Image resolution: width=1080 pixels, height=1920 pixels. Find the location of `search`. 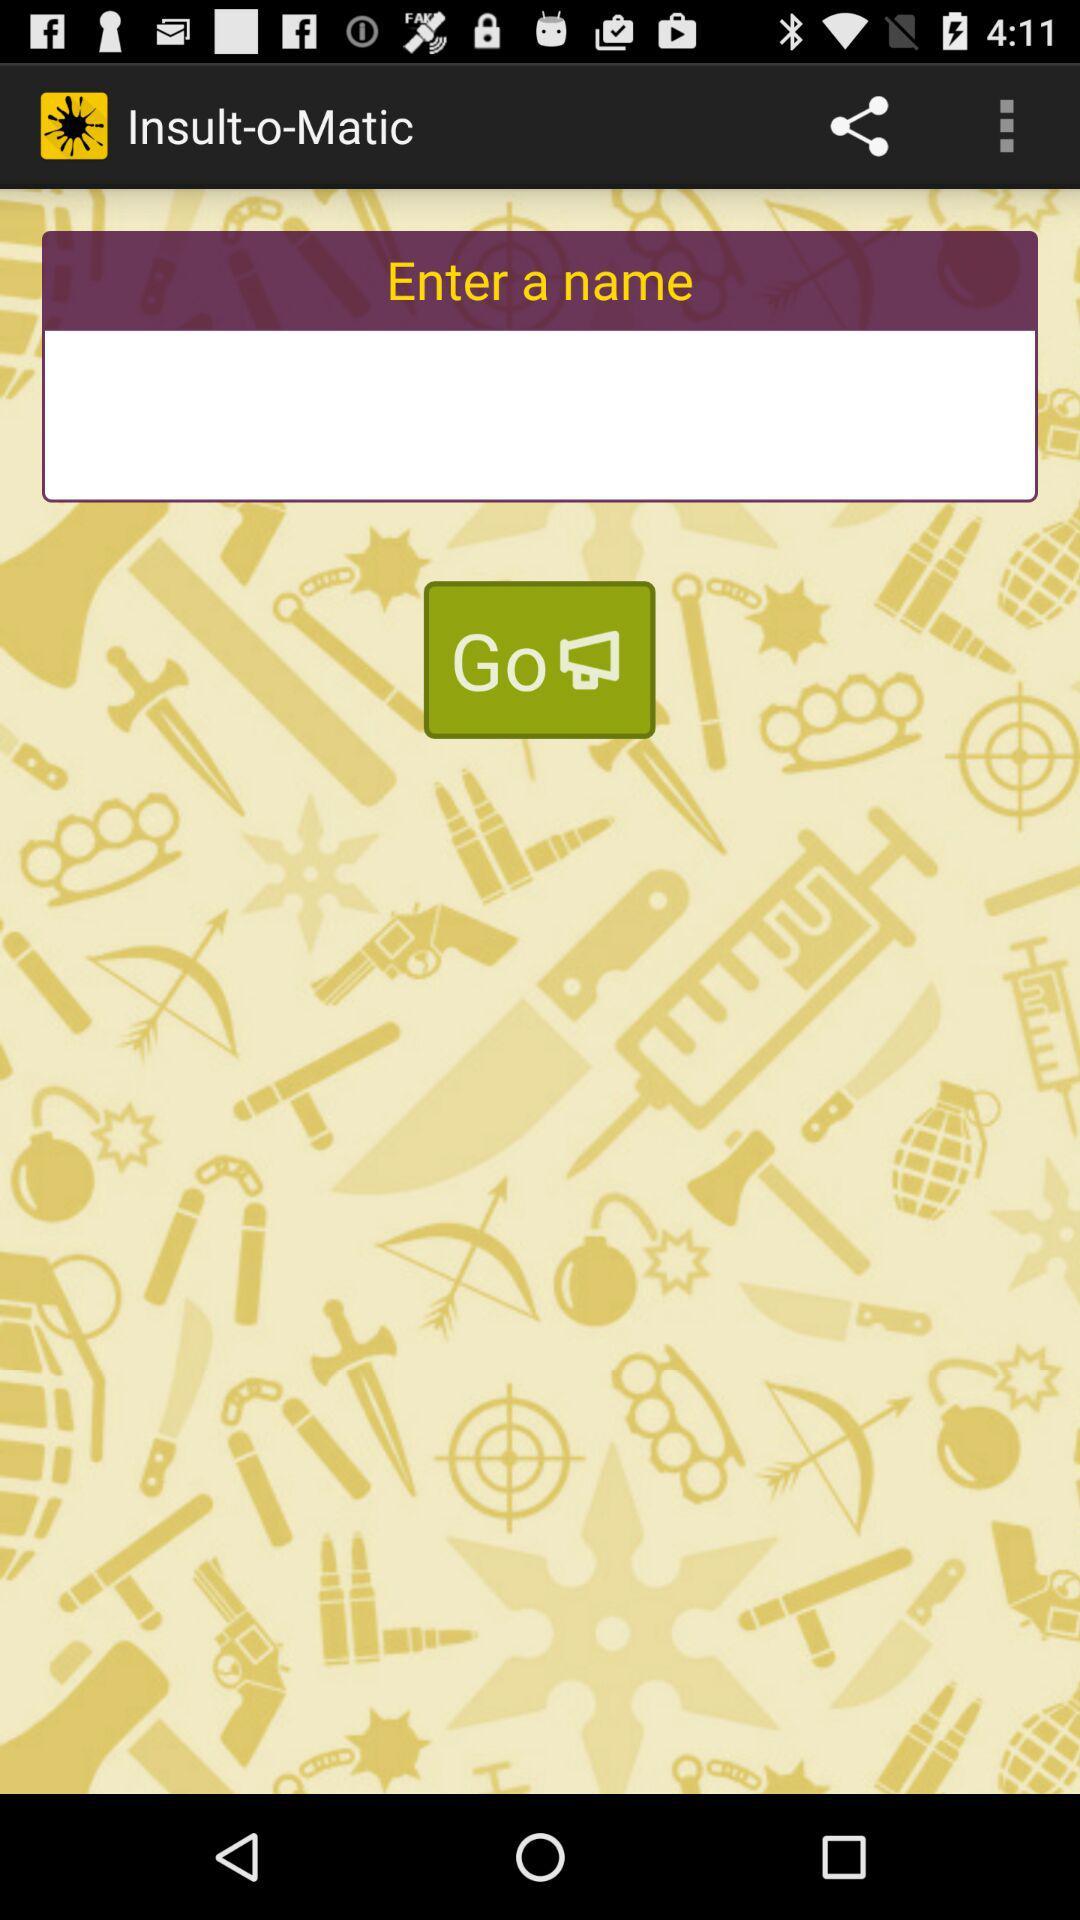

search is located at coordinates (540, 414).